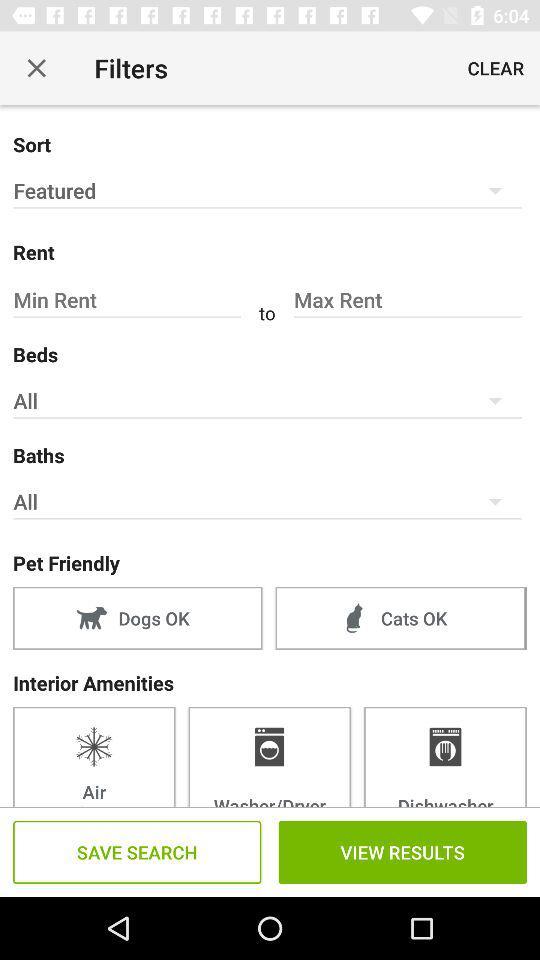  I want to click on the item next to the dogs ok item, so click(400, 617).